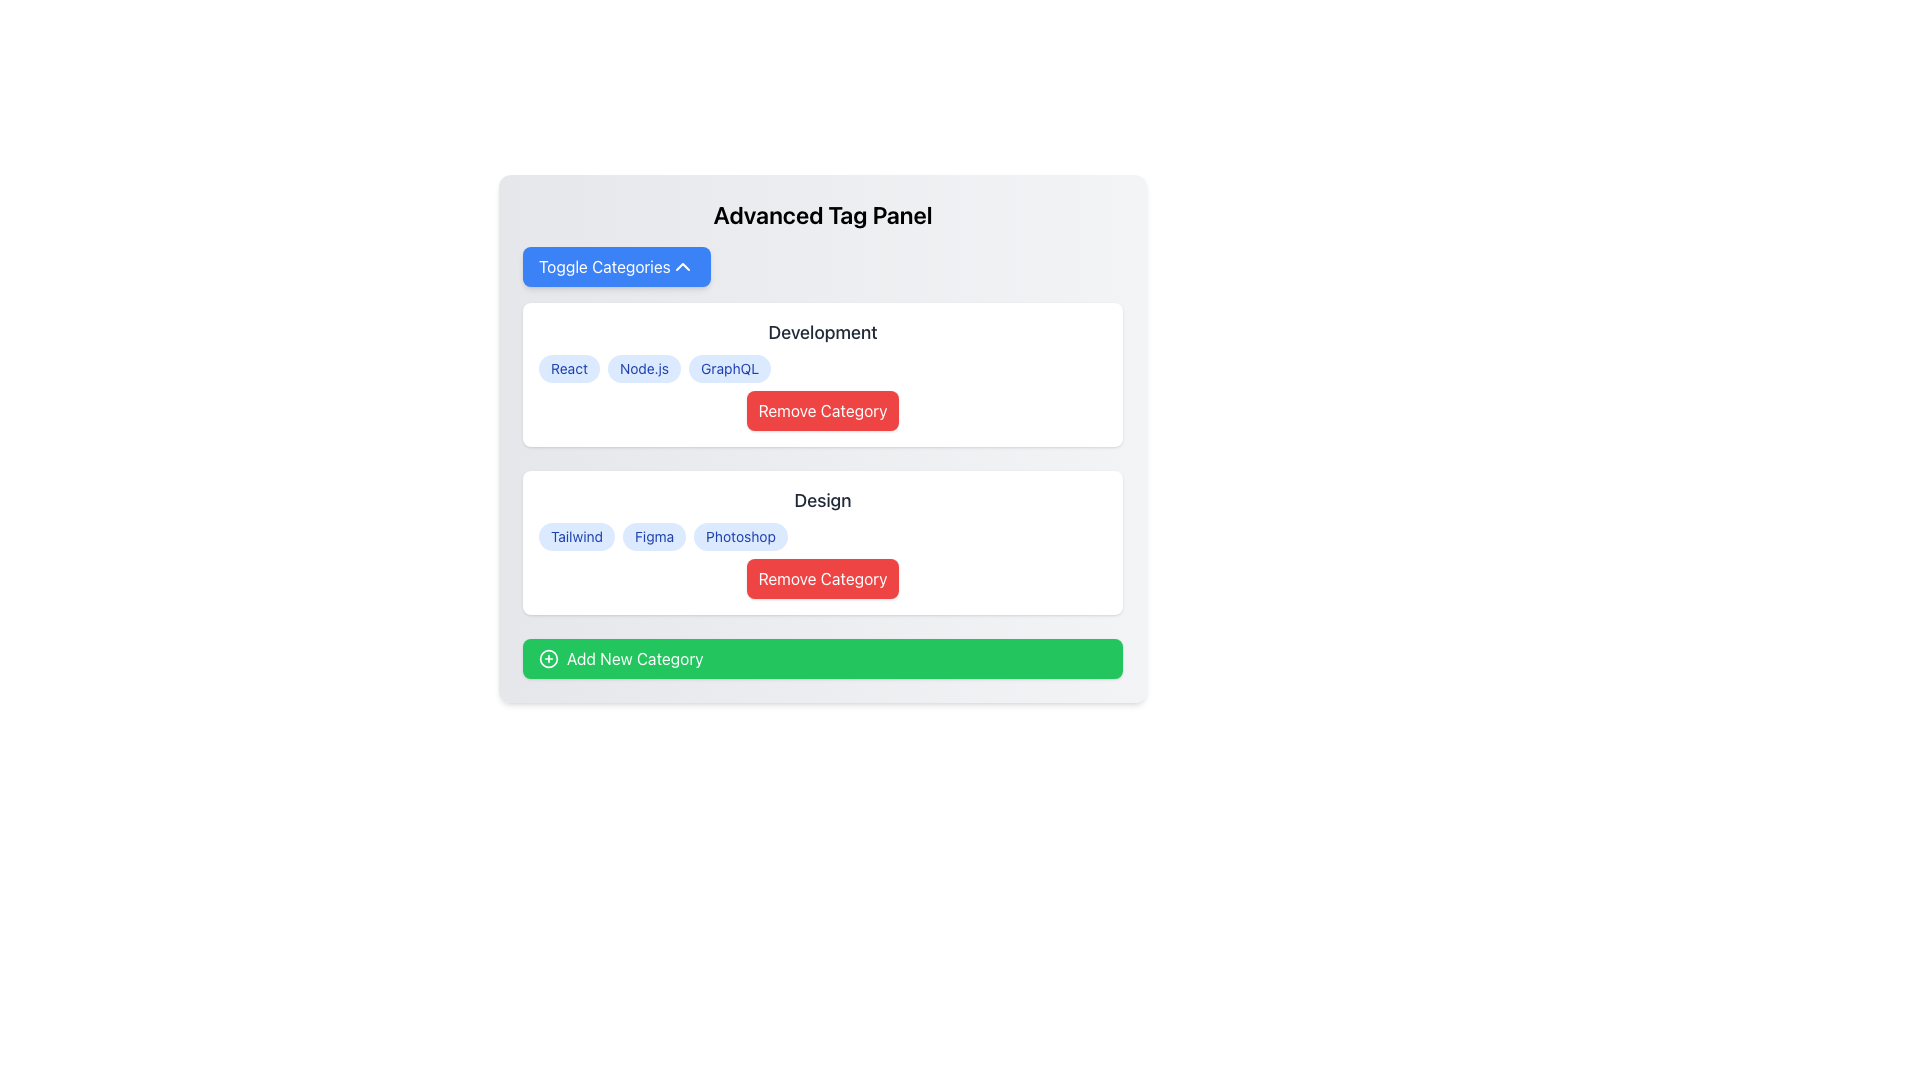  Describe the element at coordinates (644, 369) in the screenshot. I see `the 'Node.js' tag located centrally in the first row of tags under the 'Development' section to interact with it` at that location.